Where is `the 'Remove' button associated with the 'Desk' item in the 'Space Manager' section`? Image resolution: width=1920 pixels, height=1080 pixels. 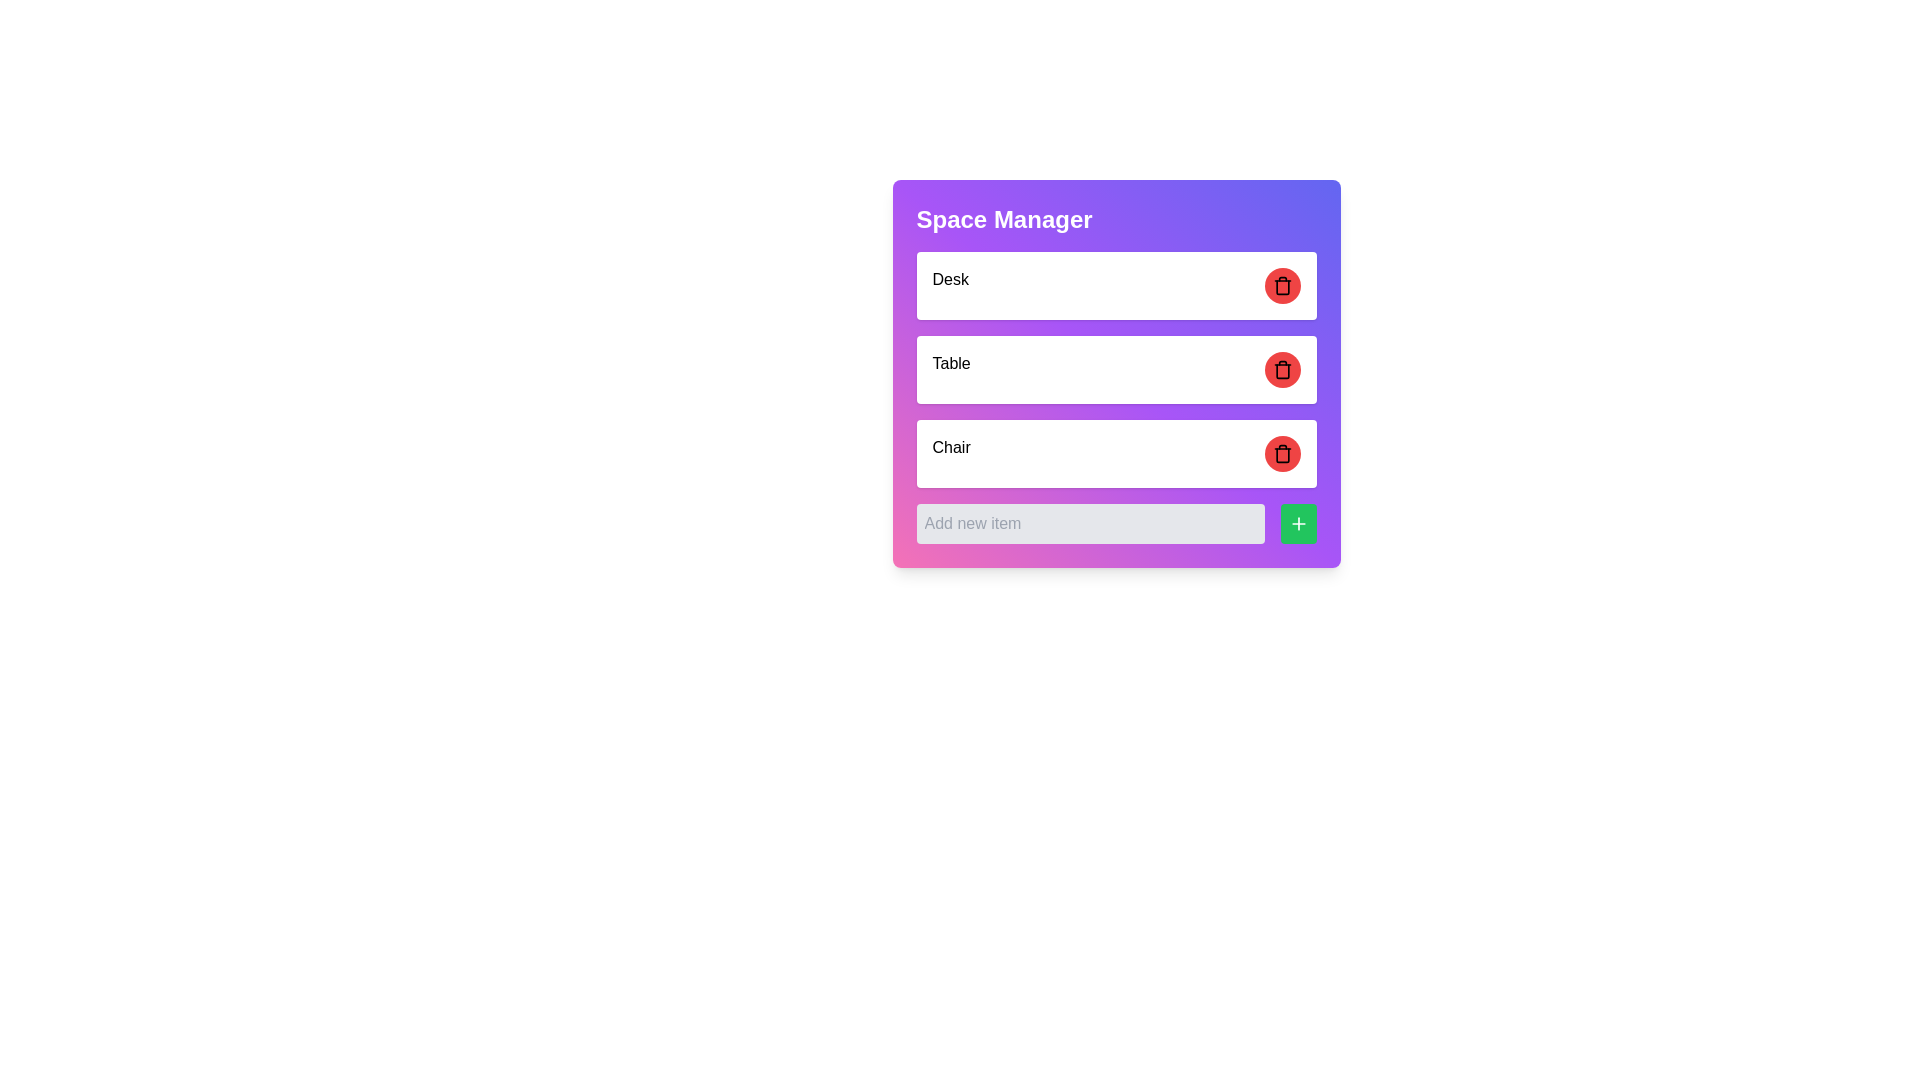 the 'Remove' button associated with the 'Desk' item in the 'Space Manager' section is located at coordinates (1282, 285).